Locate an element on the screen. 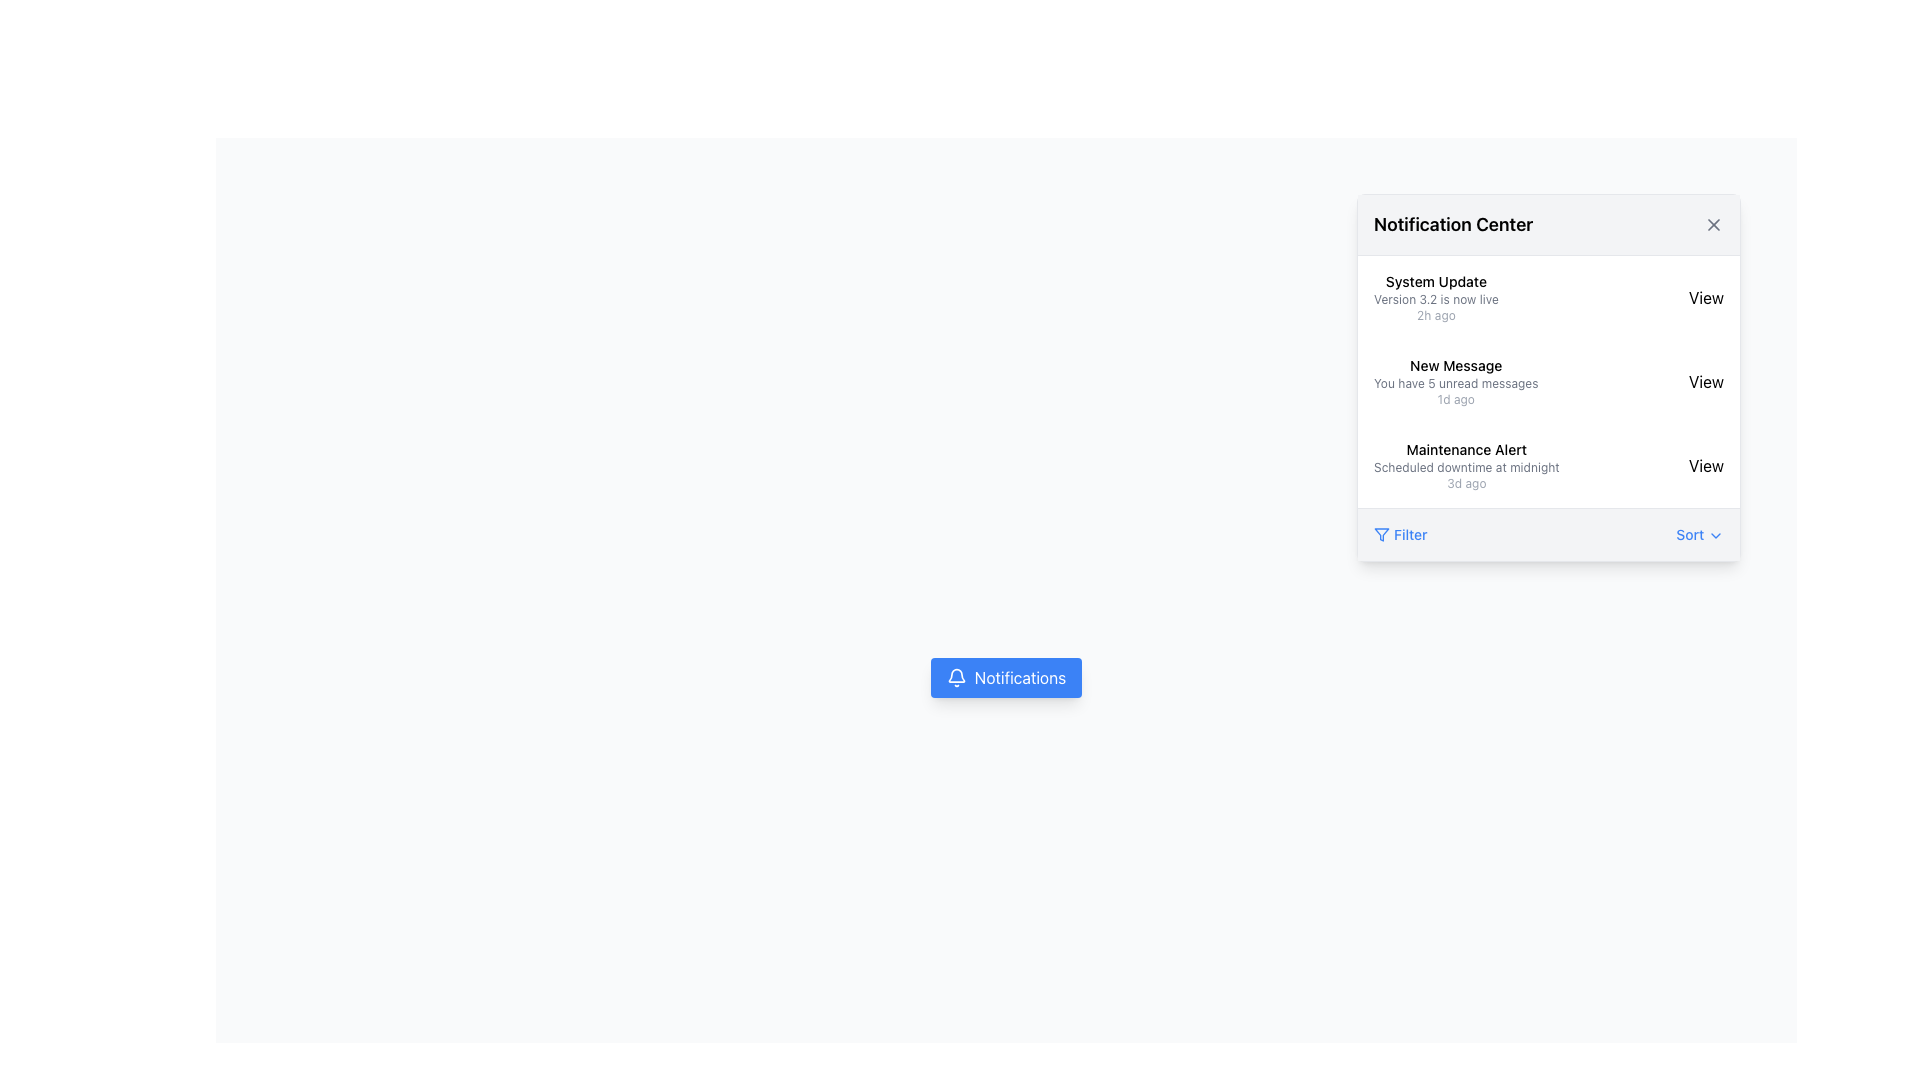  the chevron-down icon is located at coordinates (1715, 535).